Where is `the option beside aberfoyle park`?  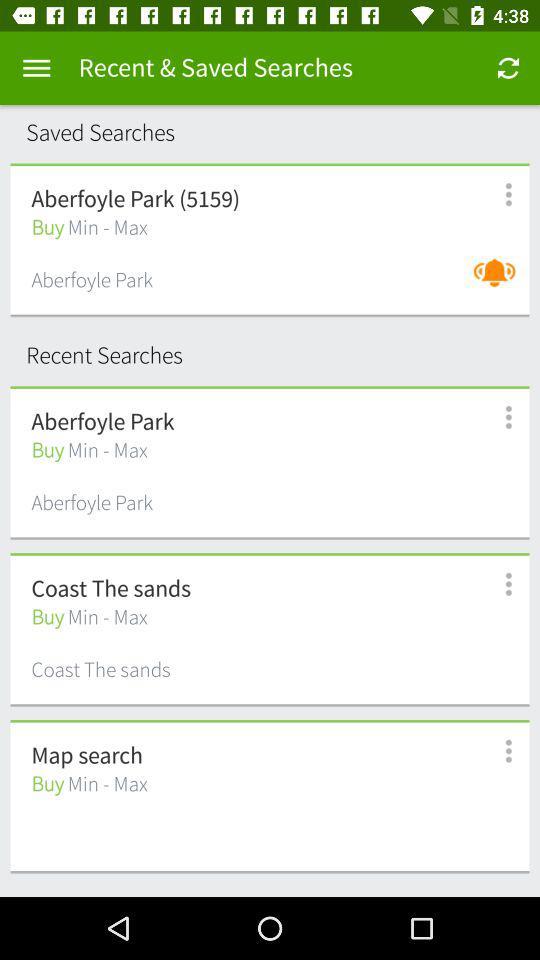
the option beside aberfoyle park is located at coordinates (497, 416).